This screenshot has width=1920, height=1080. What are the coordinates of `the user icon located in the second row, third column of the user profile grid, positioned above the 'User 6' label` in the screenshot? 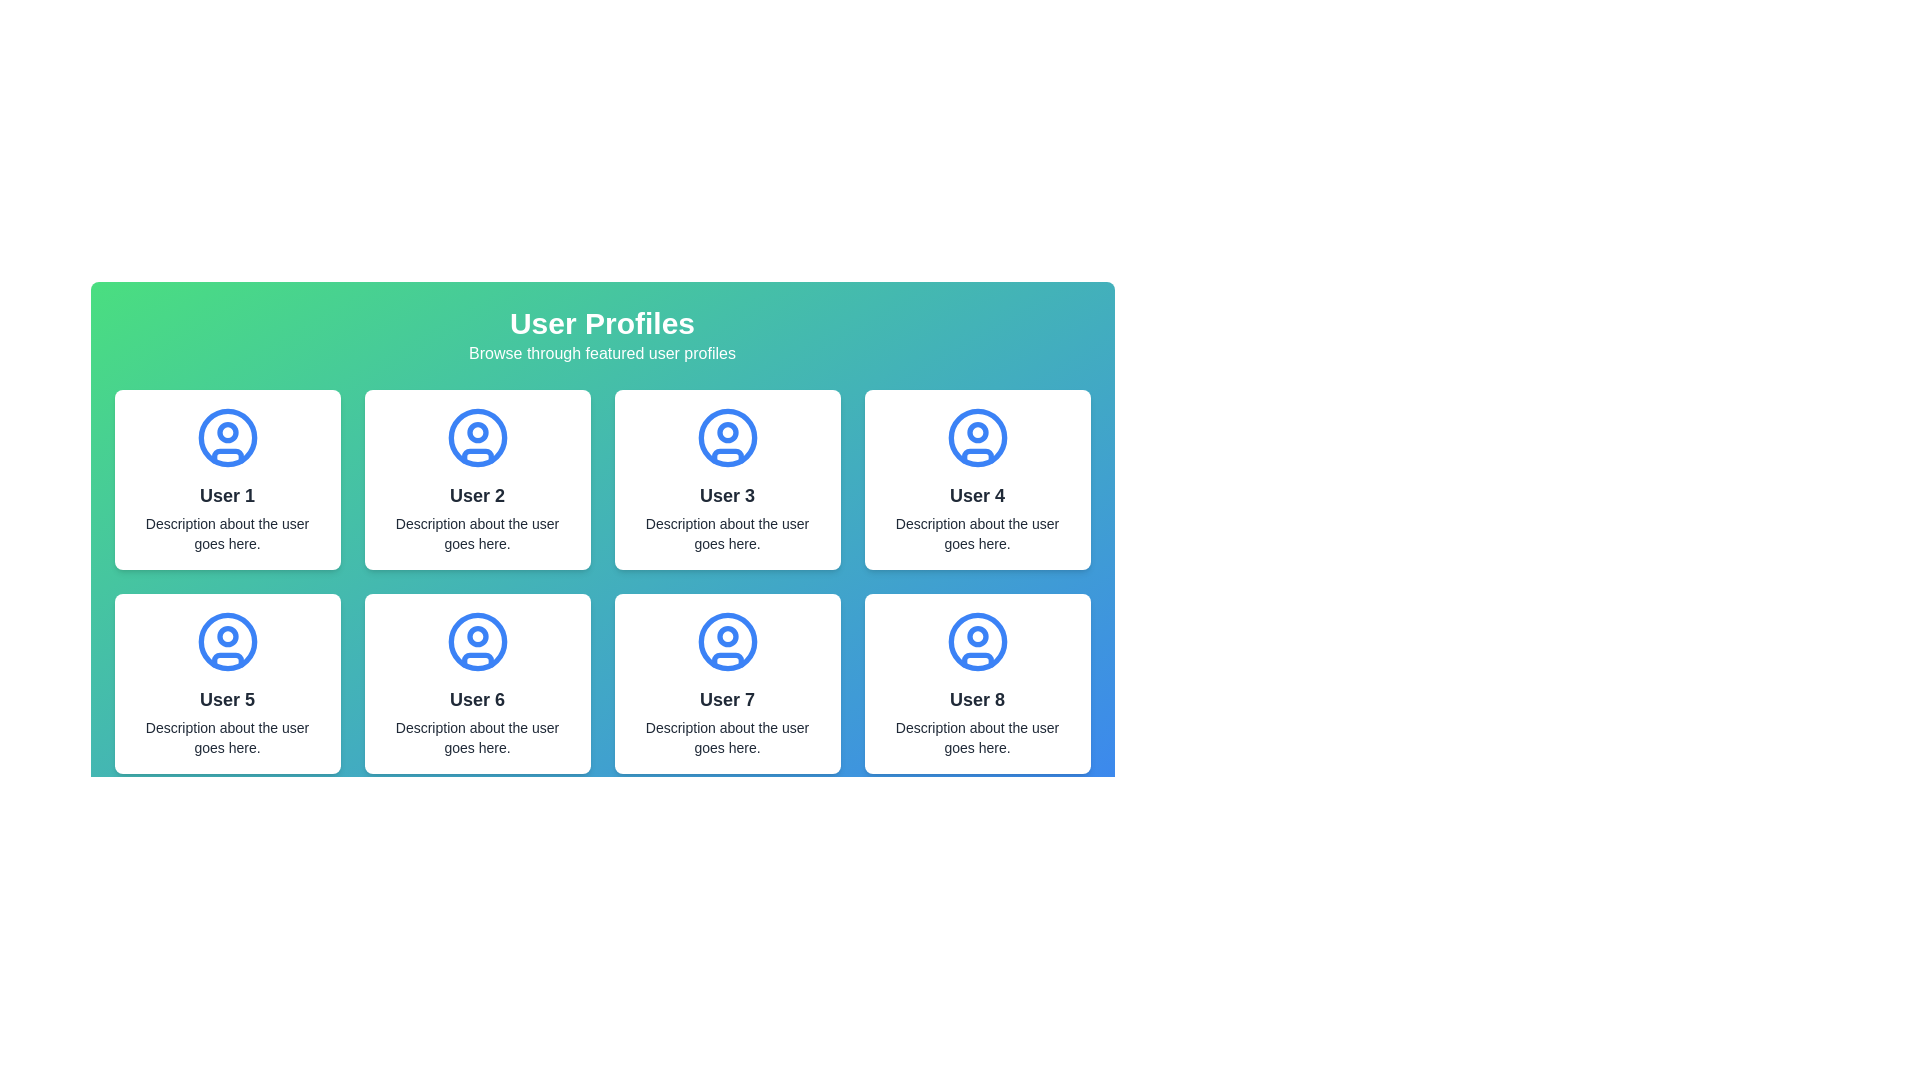 It's located at (476, 641).